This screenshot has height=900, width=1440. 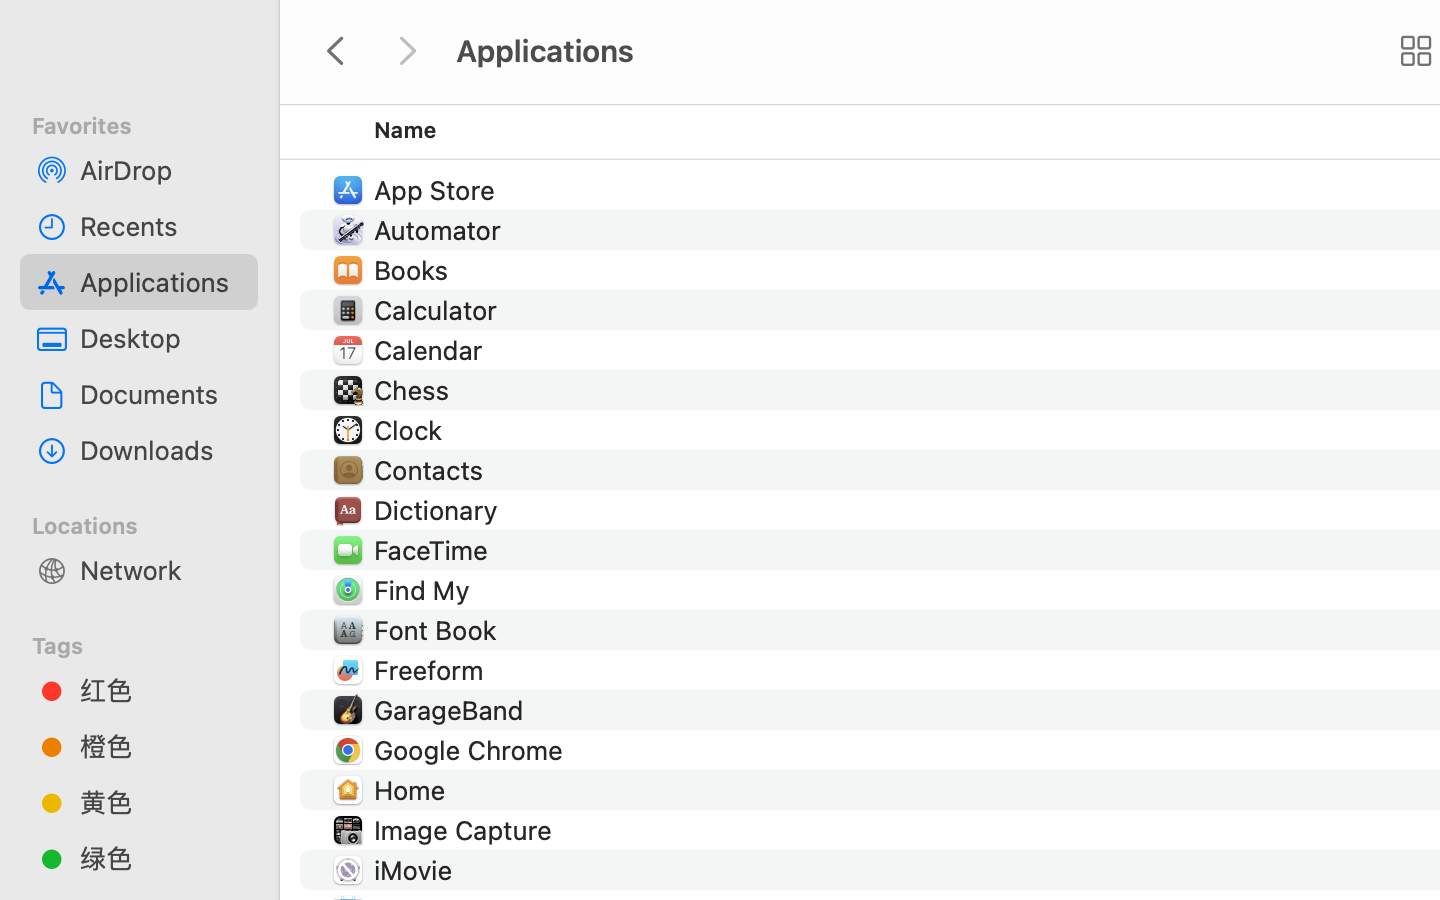 What do you see at coordinates (433, 350) in the screenshot?
I see `'Calendar'` at bounding box center [433, 350].